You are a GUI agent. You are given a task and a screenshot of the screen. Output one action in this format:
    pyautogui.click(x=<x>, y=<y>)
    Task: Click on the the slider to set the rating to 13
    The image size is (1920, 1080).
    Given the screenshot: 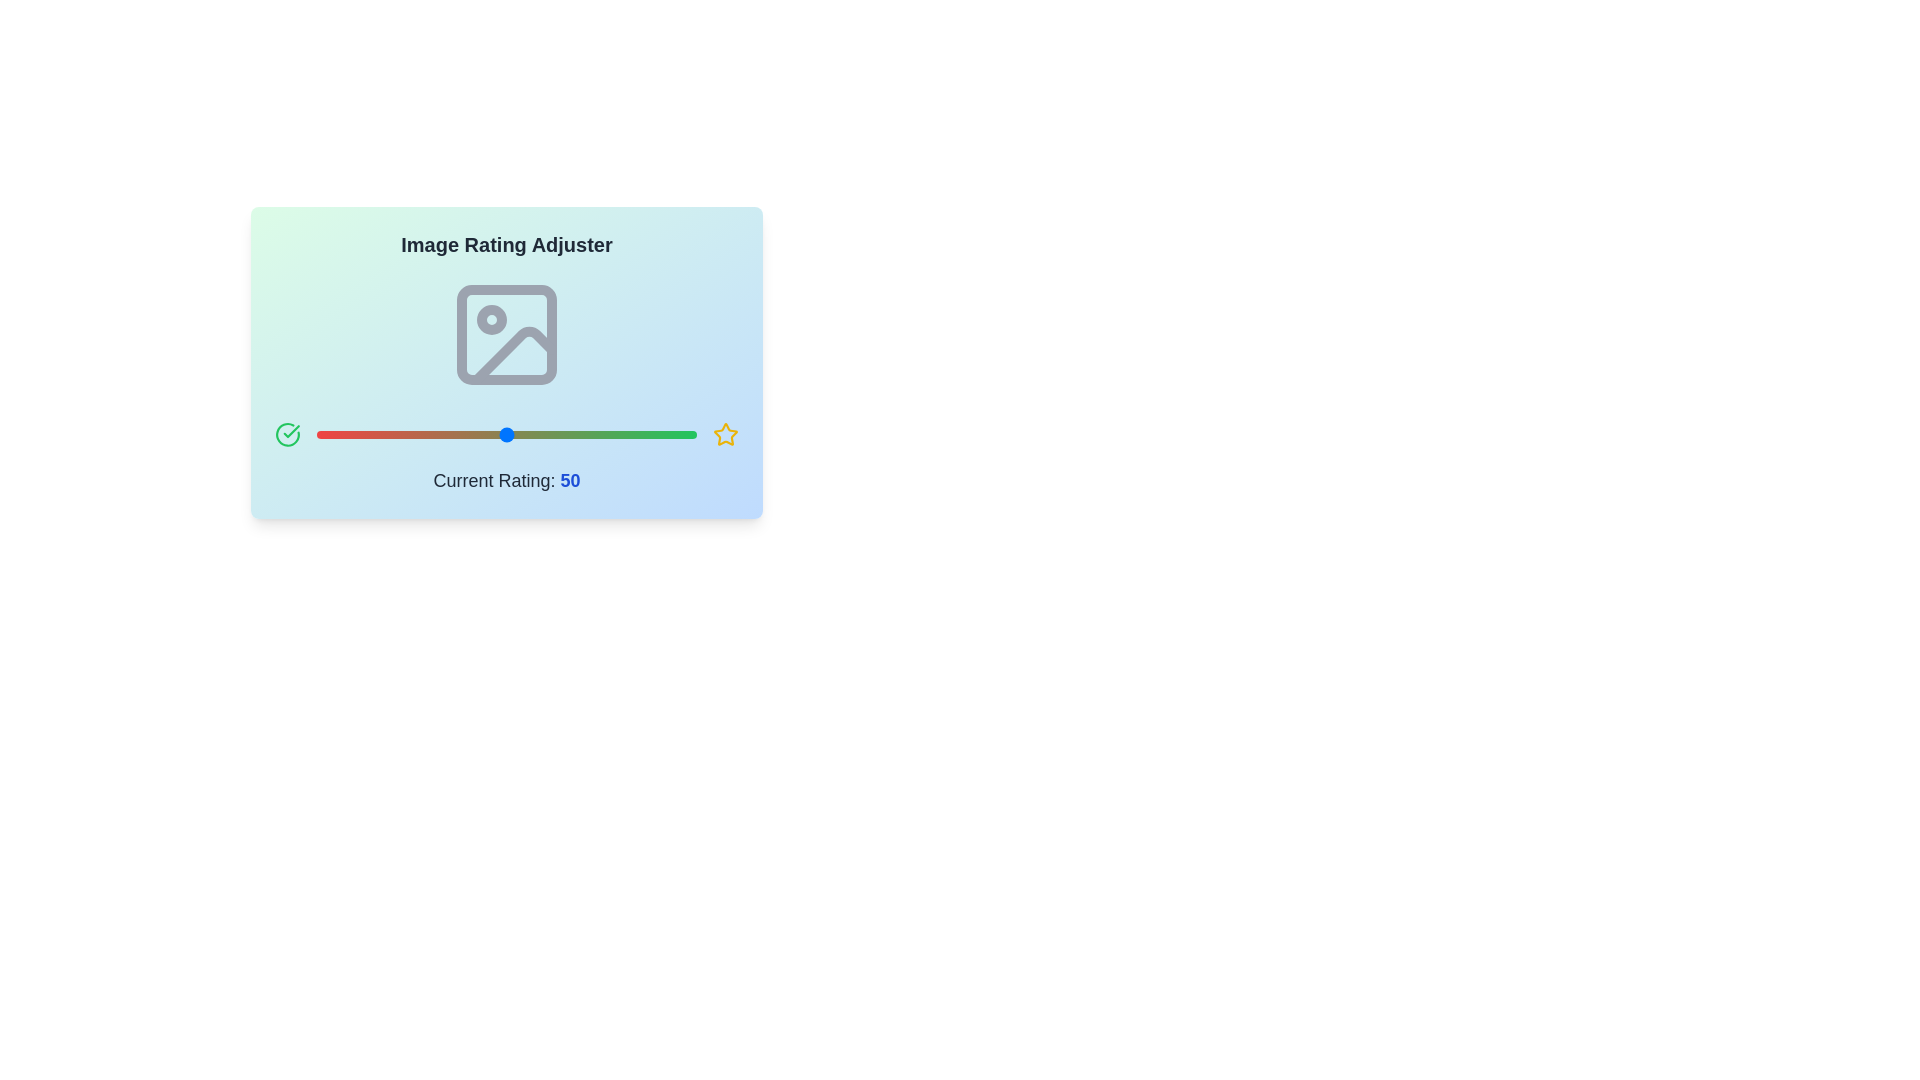 What is the action you would take?
    pyautogui.click(x=366, y=434)
    